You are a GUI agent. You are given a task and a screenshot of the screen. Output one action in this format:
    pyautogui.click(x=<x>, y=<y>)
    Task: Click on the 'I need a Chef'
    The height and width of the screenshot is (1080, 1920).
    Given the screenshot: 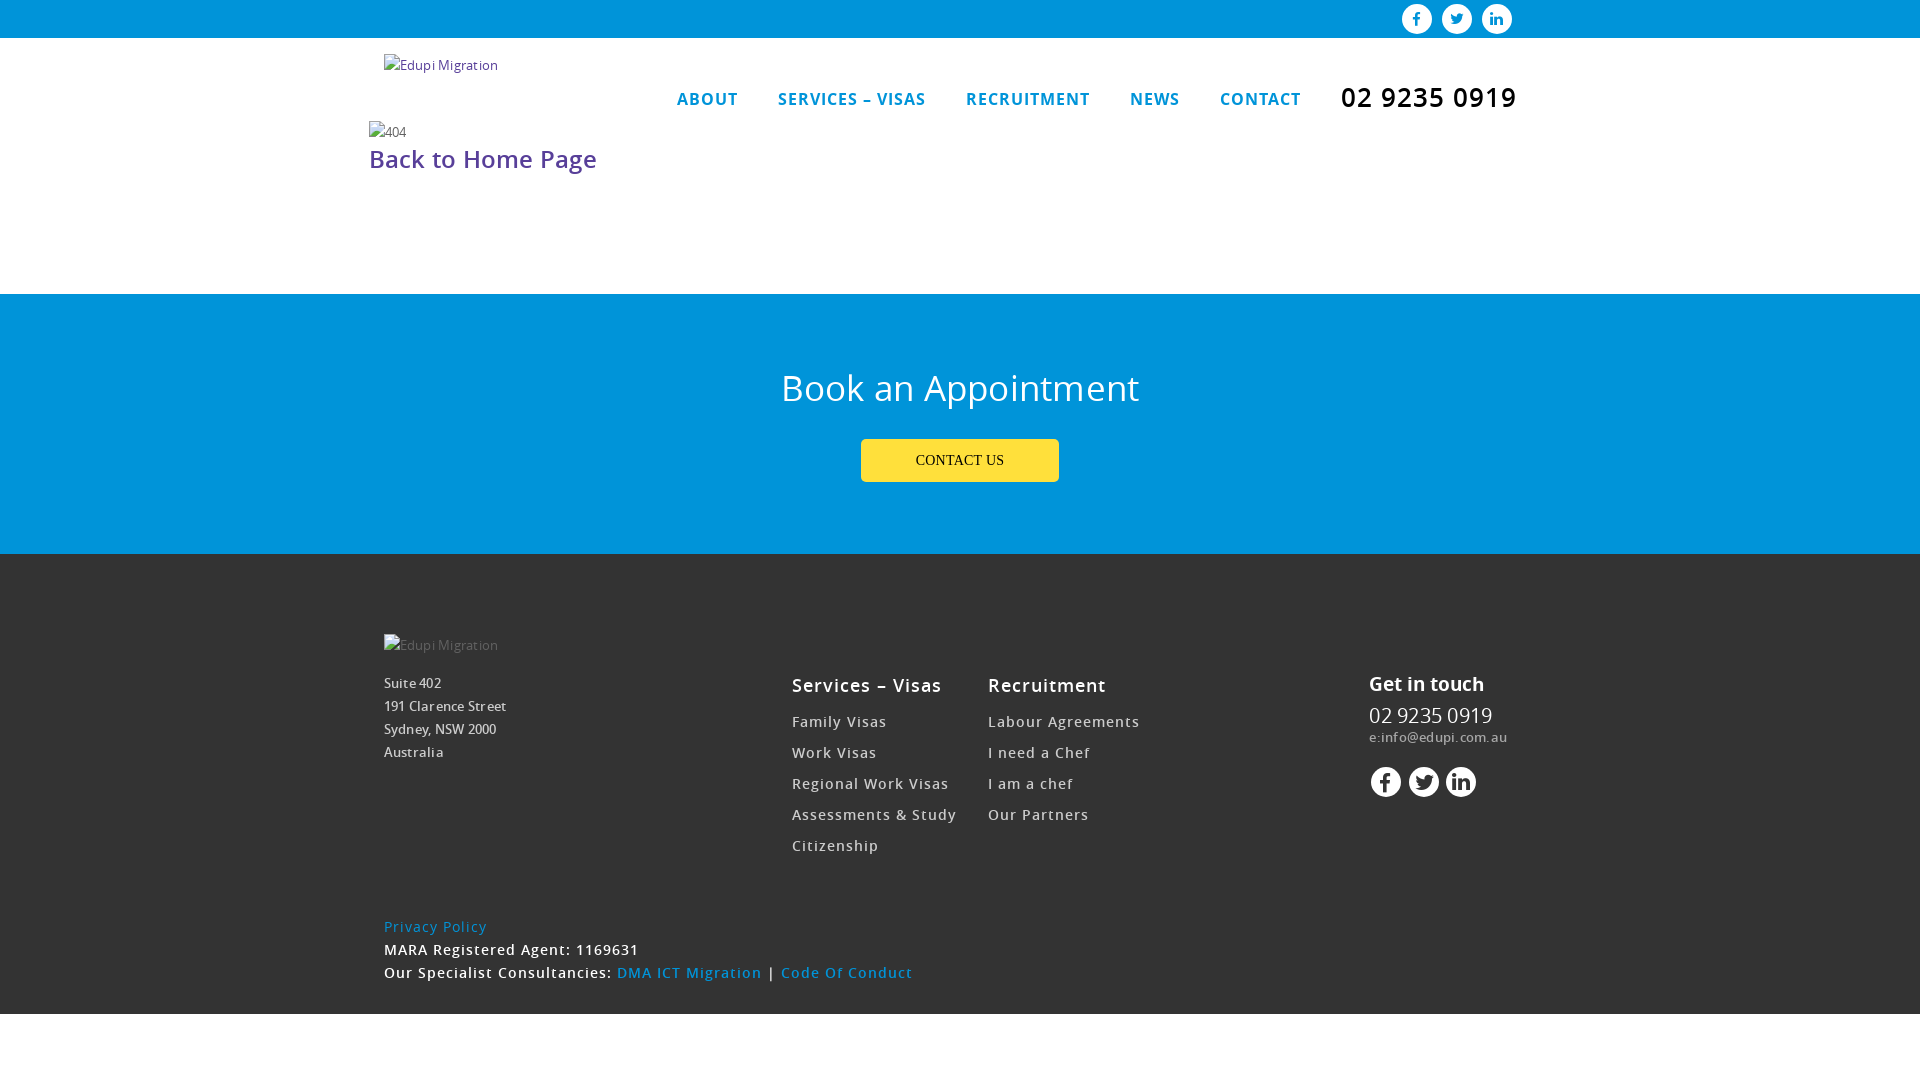 What is the action you would take?
    pyautogui.click(x=988, y=752)
    